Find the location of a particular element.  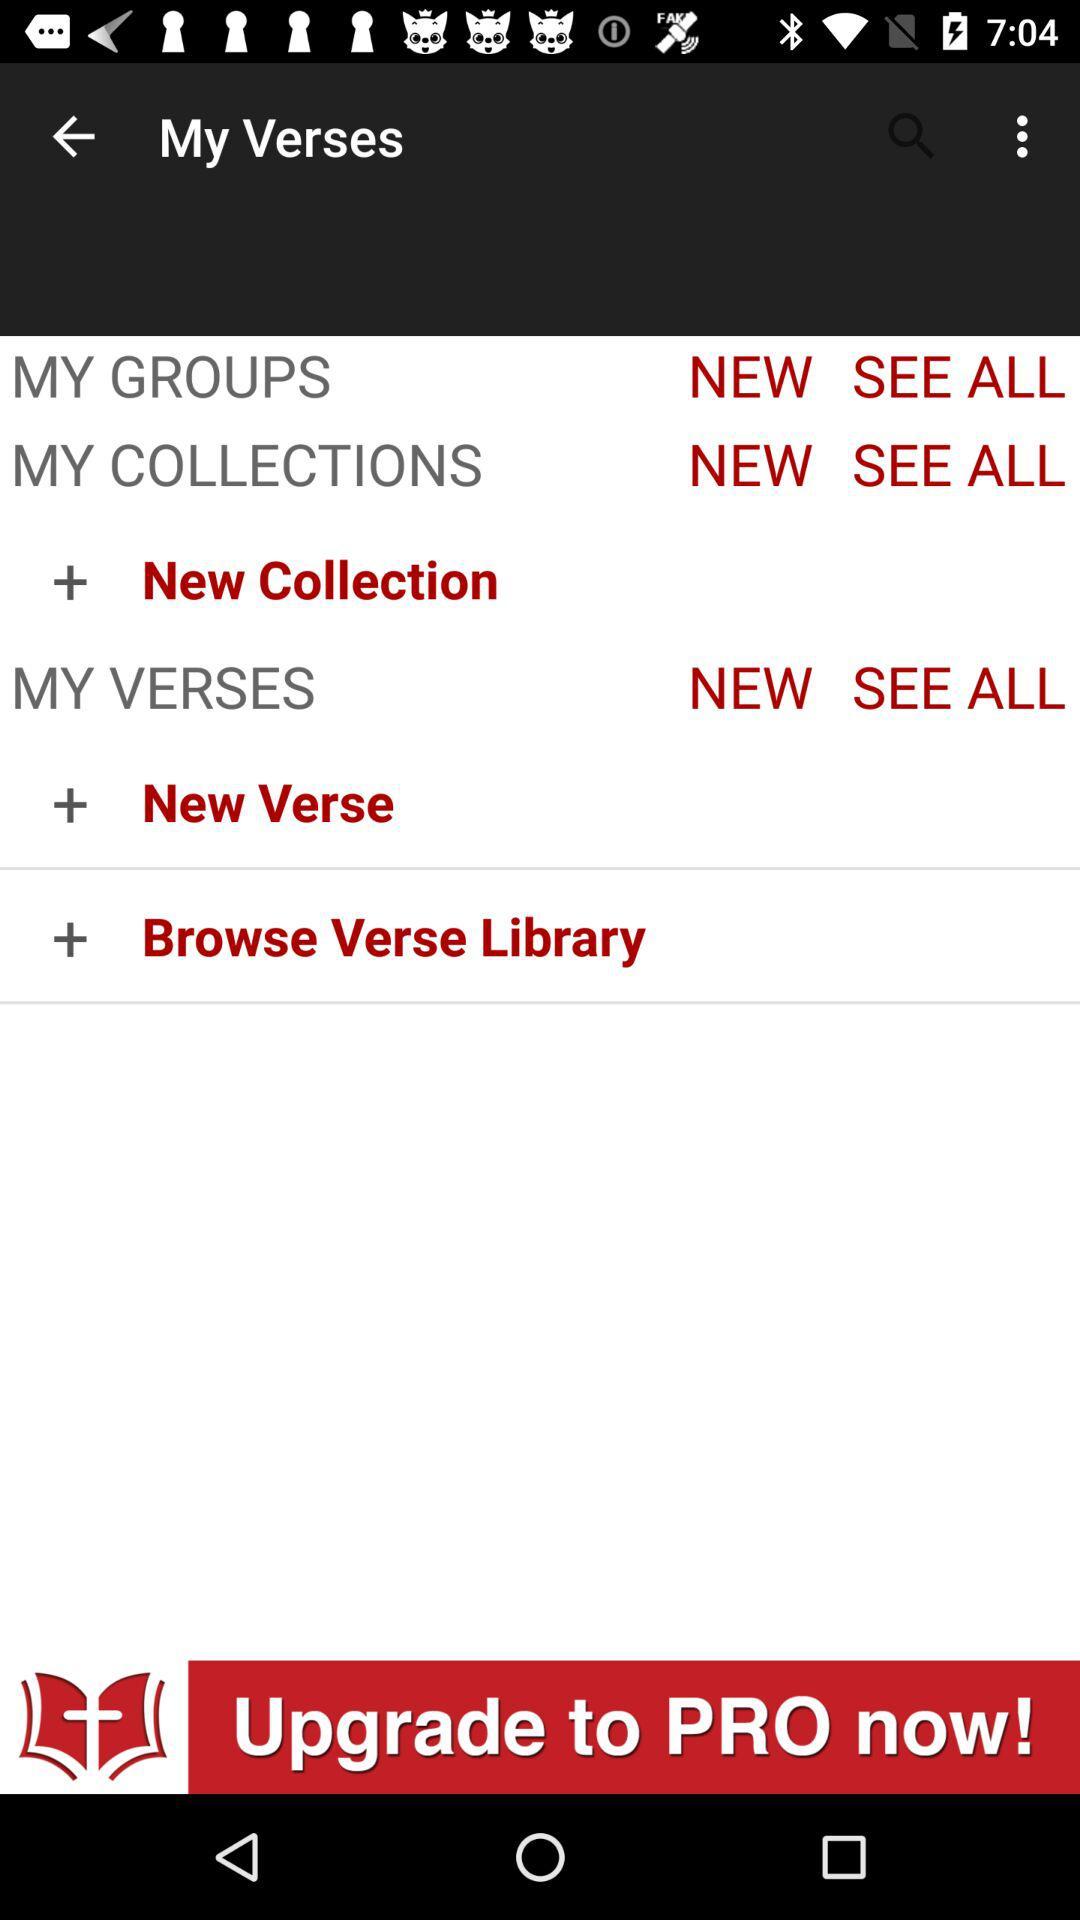

app below my verses item is located at coordinates (609, 801).